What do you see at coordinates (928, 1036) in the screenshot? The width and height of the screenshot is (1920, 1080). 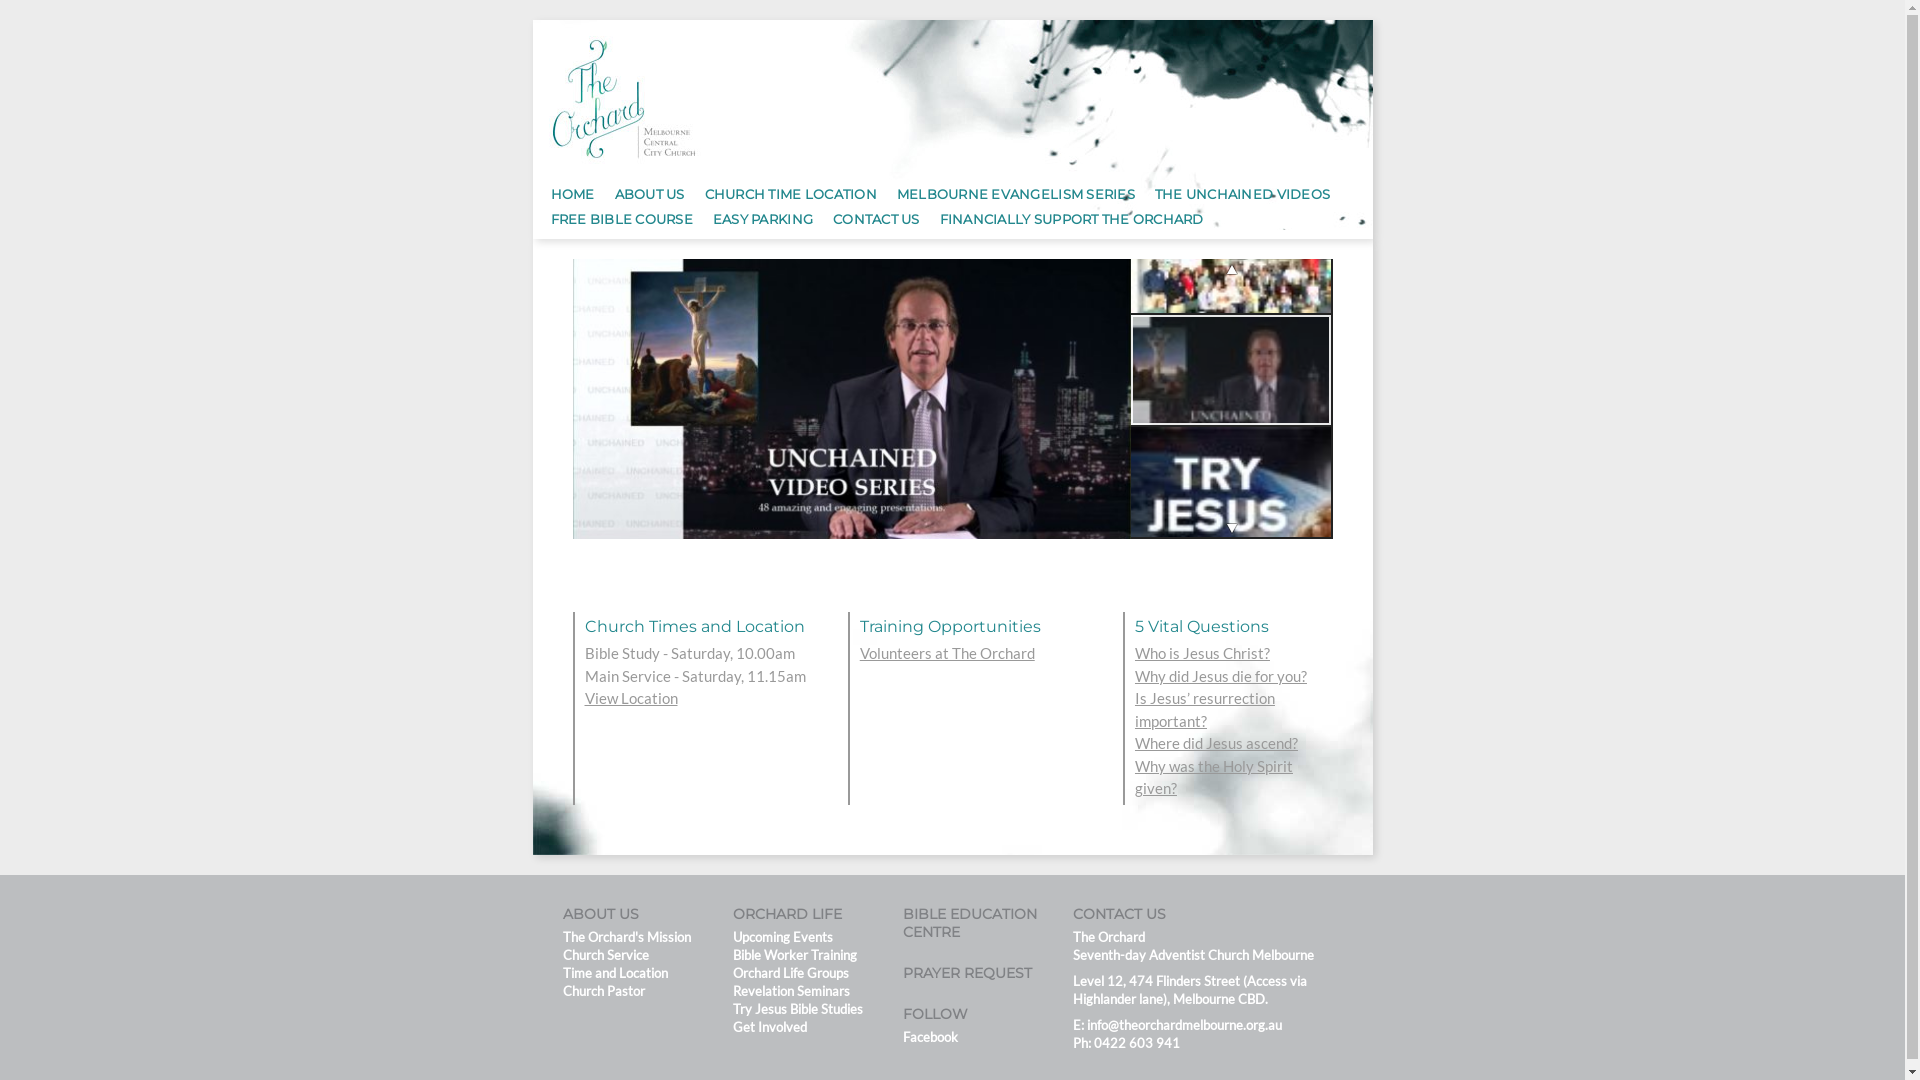 I see `'Facebook'` at bounding box center [928, 1036].